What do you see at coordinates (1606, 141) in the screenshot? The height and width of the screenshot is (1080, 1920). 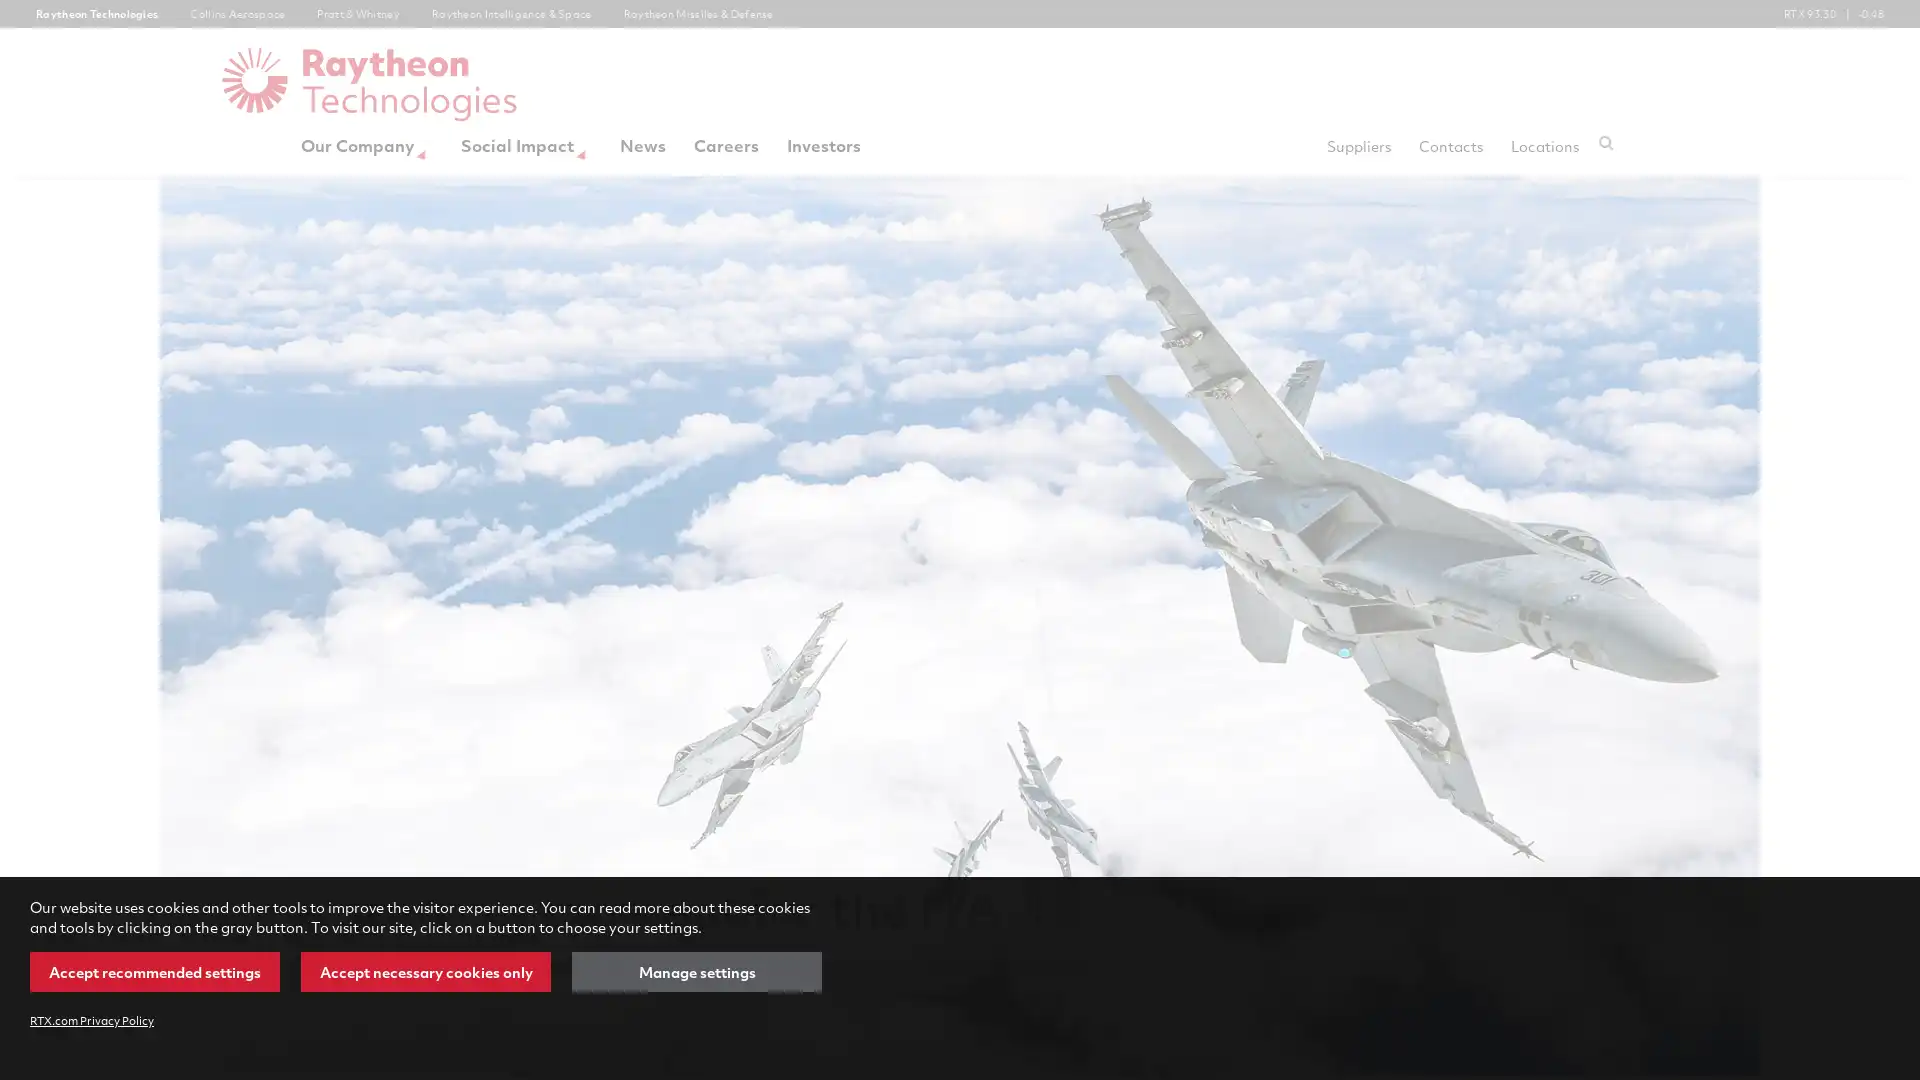 I see `Submit search request` at bounding box center [1606, 141].